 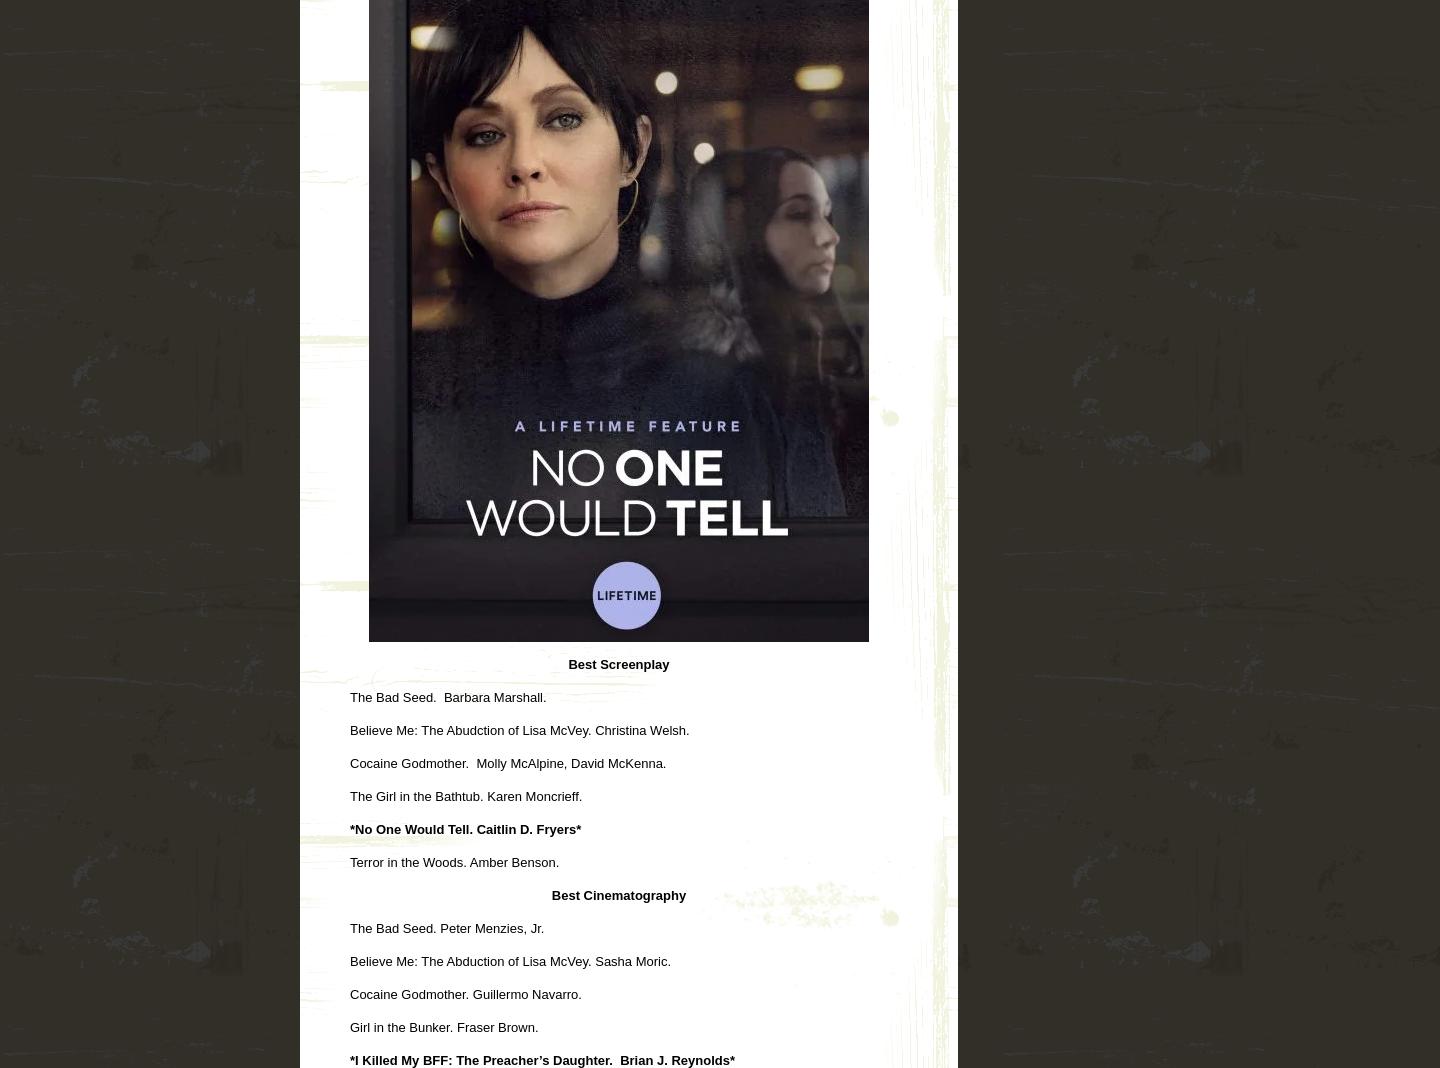 I want to click on 'The Bad Seed. Peter Menzies, Jr.', so click(x=350, y=926).